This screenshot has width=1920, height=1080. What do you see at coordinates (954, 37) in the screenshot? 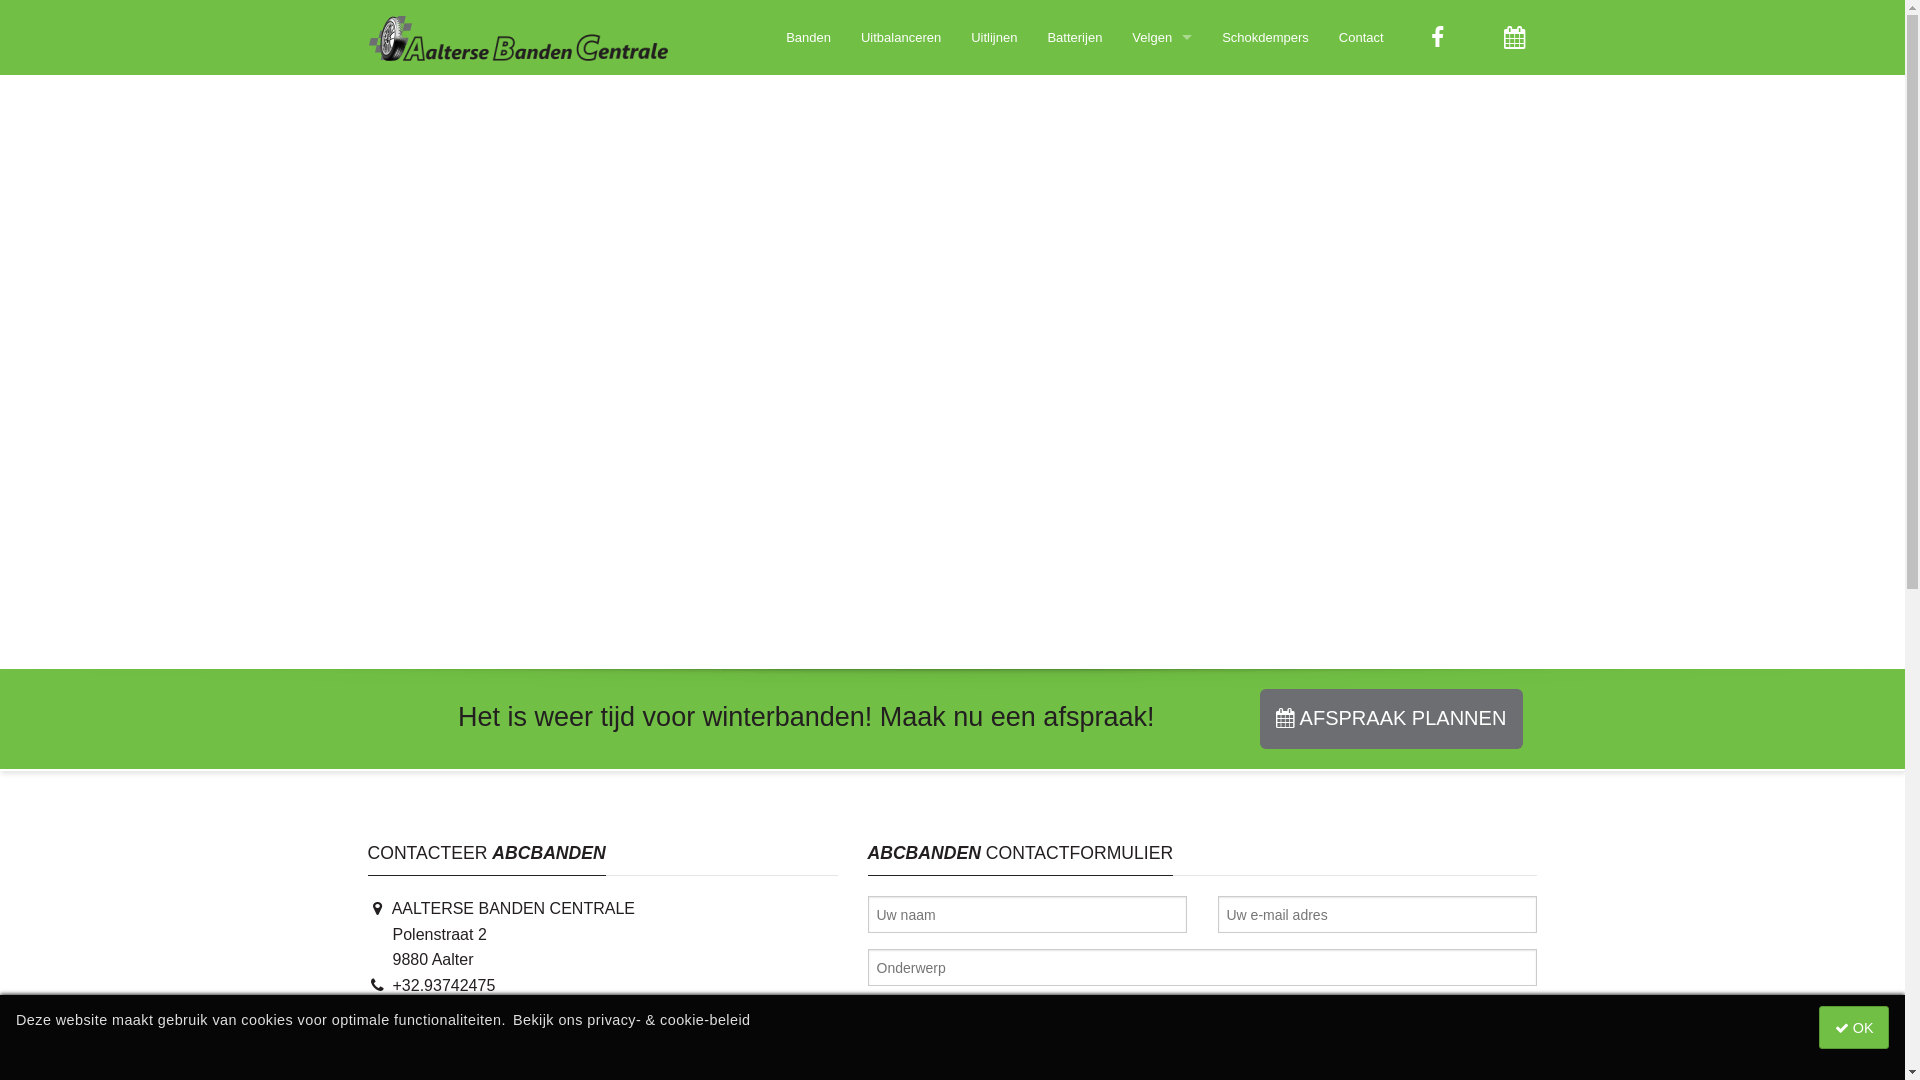
I see `'Uitlijnen'` at bounding box center [954, 37].